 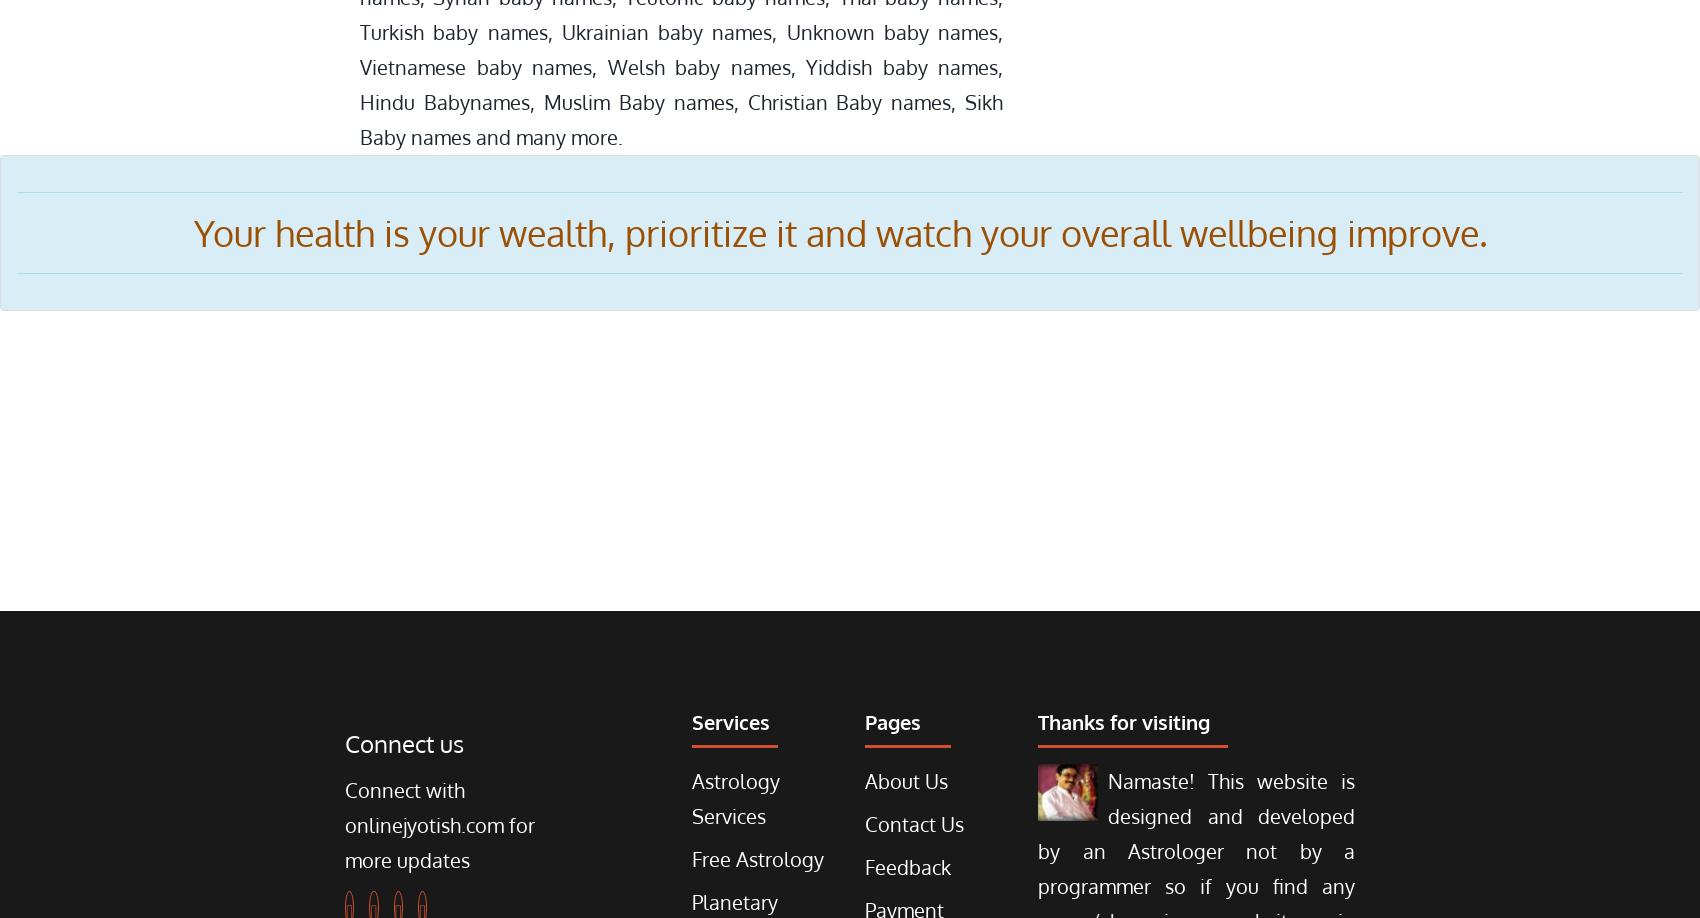 What do you see at coordinates (850, 231) in the screenshot?
I see `'Your health is your wealth, prioritize it and watch your overall wellbeing improve.'` at bounding box center [850, 231].